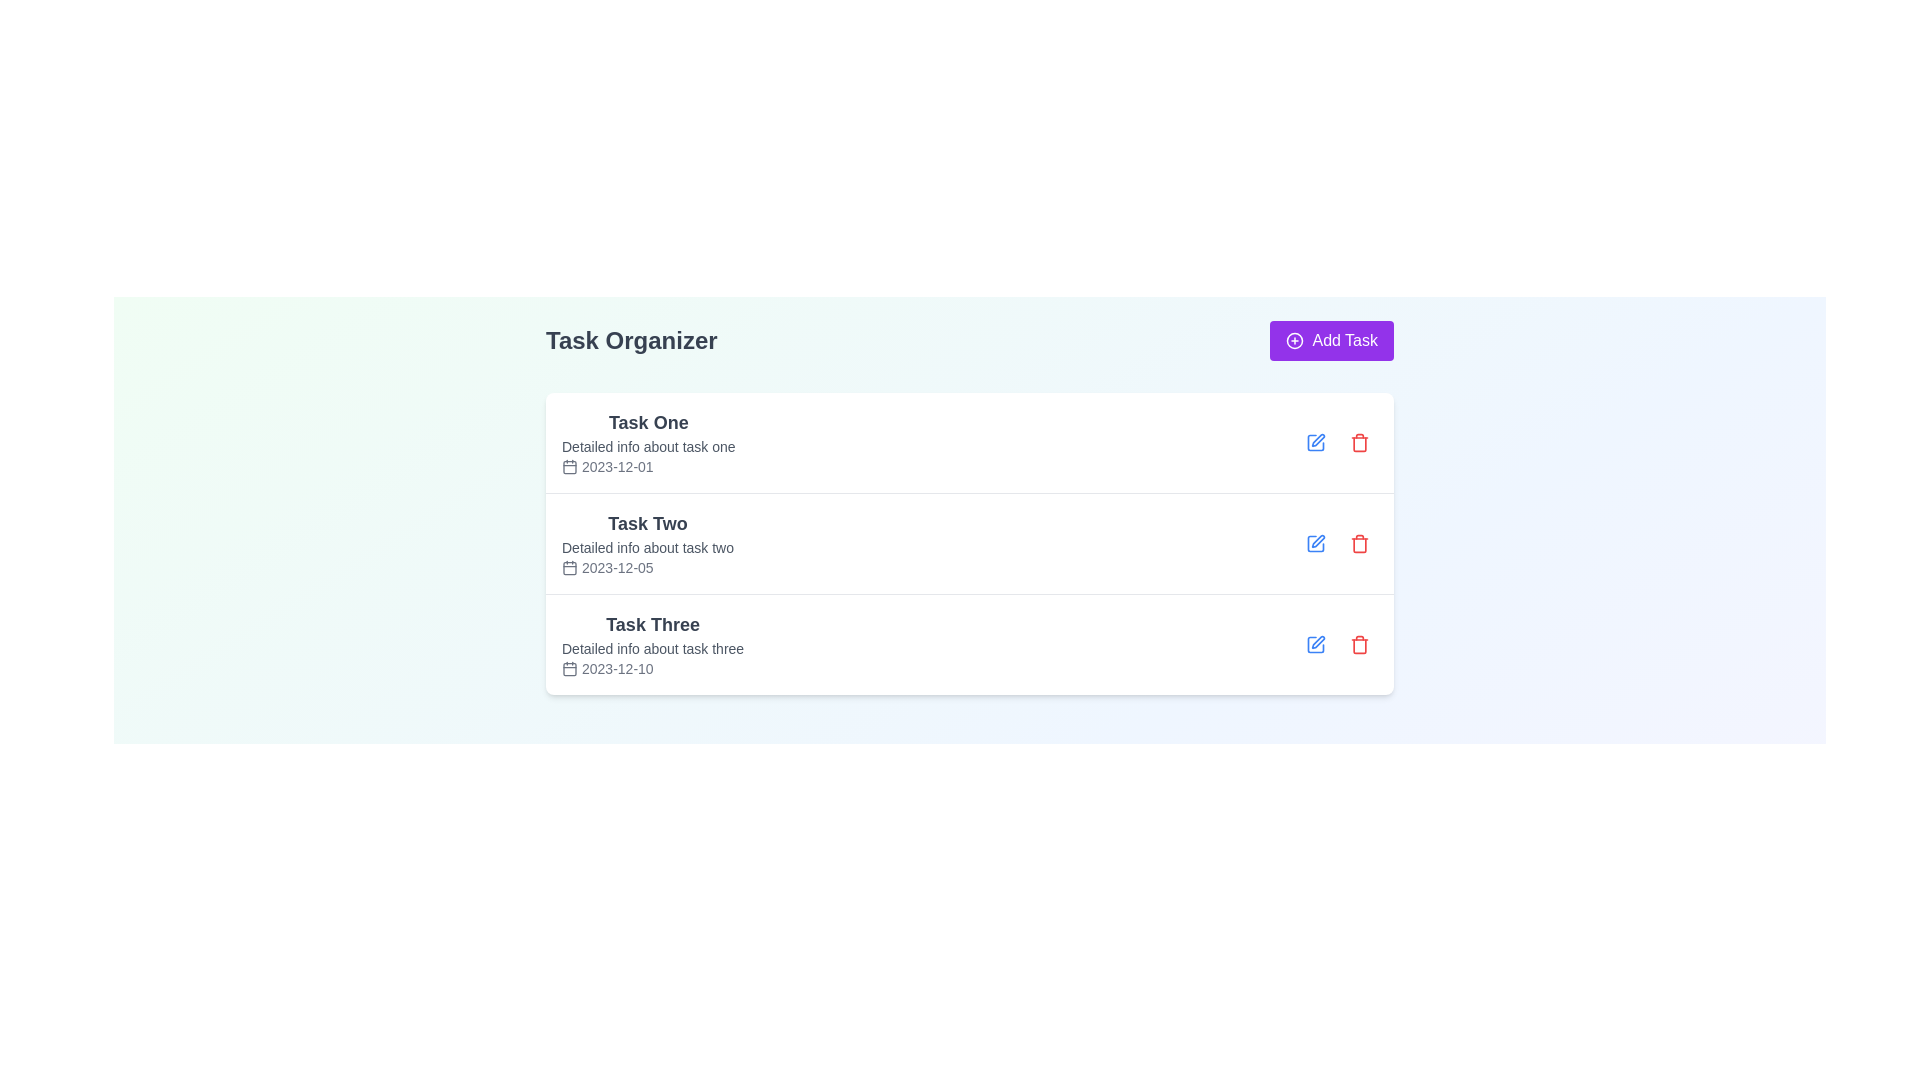 Image resolution: width=1920 pixels, height=1080 pixels. What do you see at coordinates (648, 523) in the screenshot?
I see `the text label displaying the title 'Task Two', which is in bold and dark gray, located in the center region of the application interface under the 'Task Organizer' header` at bounding box center [648, 523].